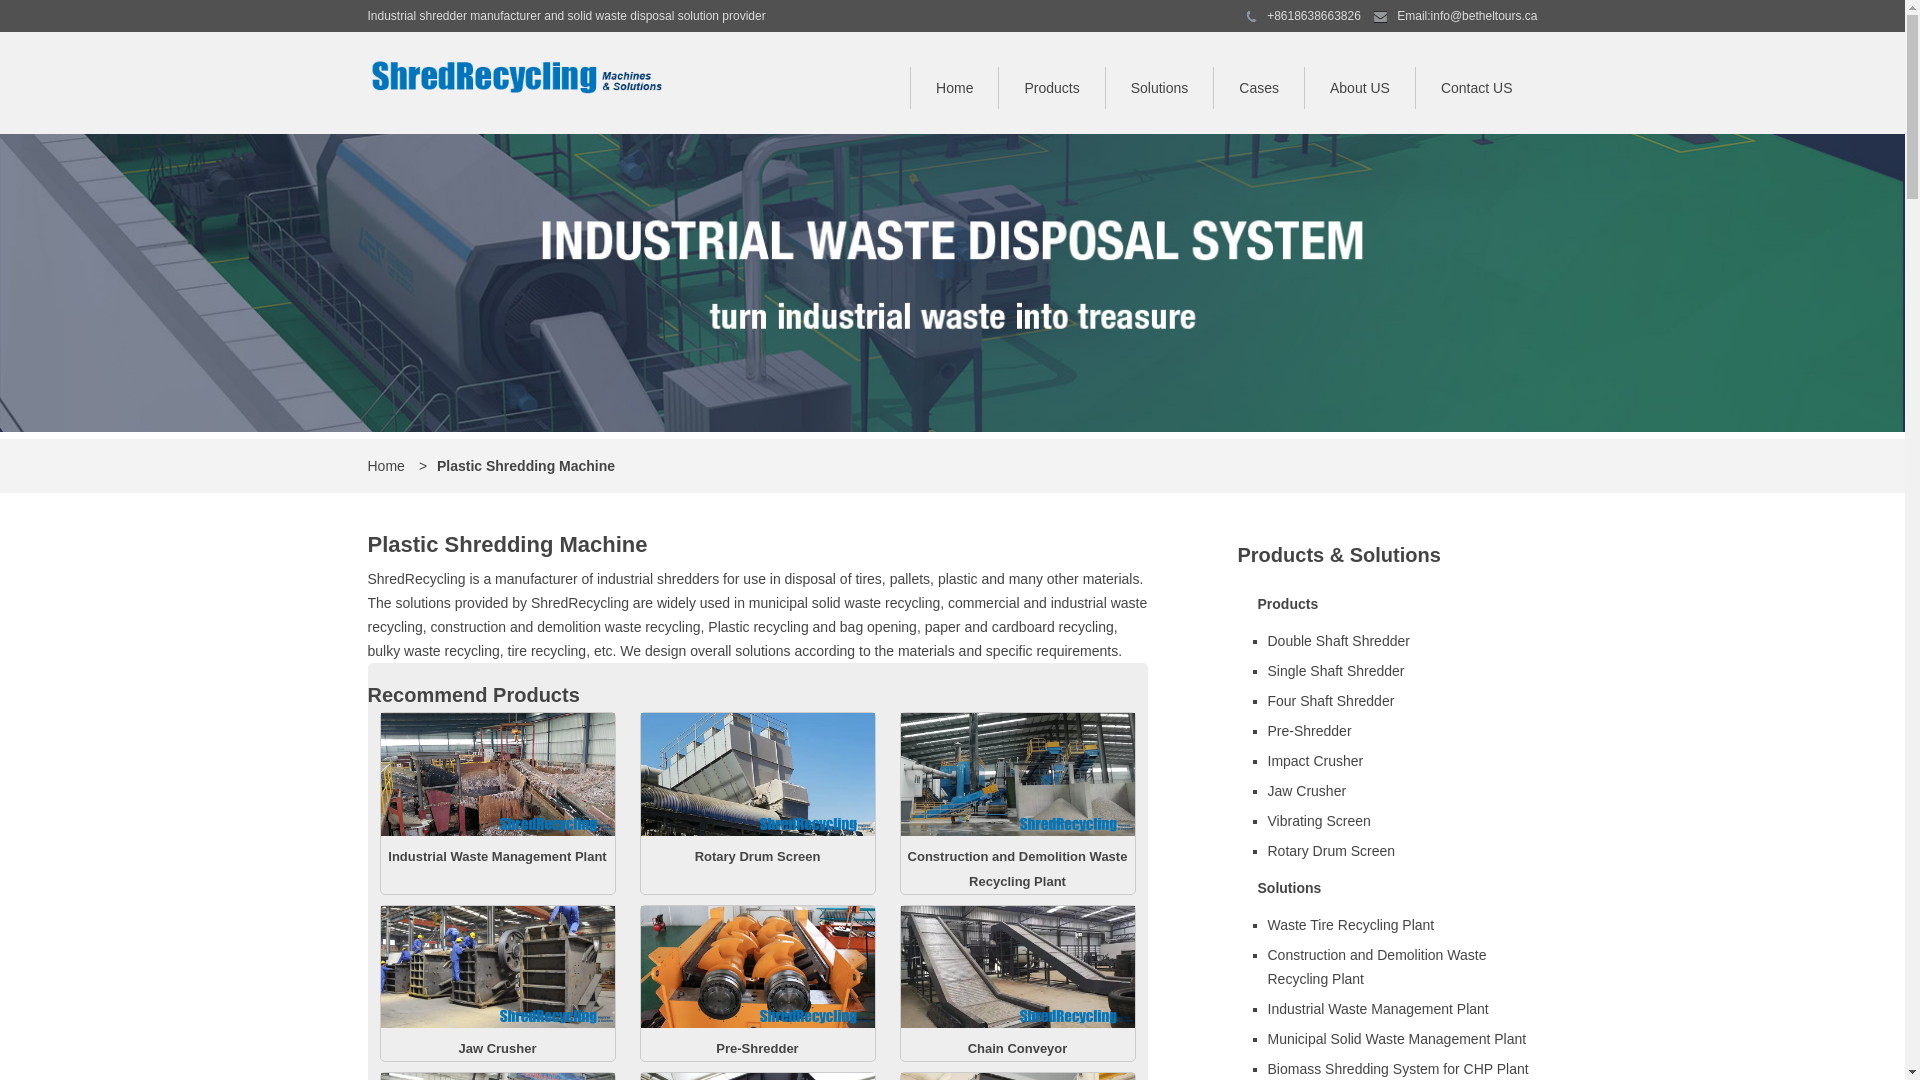 The width and height of the screenshot is (1920, 1080). I want to click on 'Chain Conveyor', so click(1017, 1047).